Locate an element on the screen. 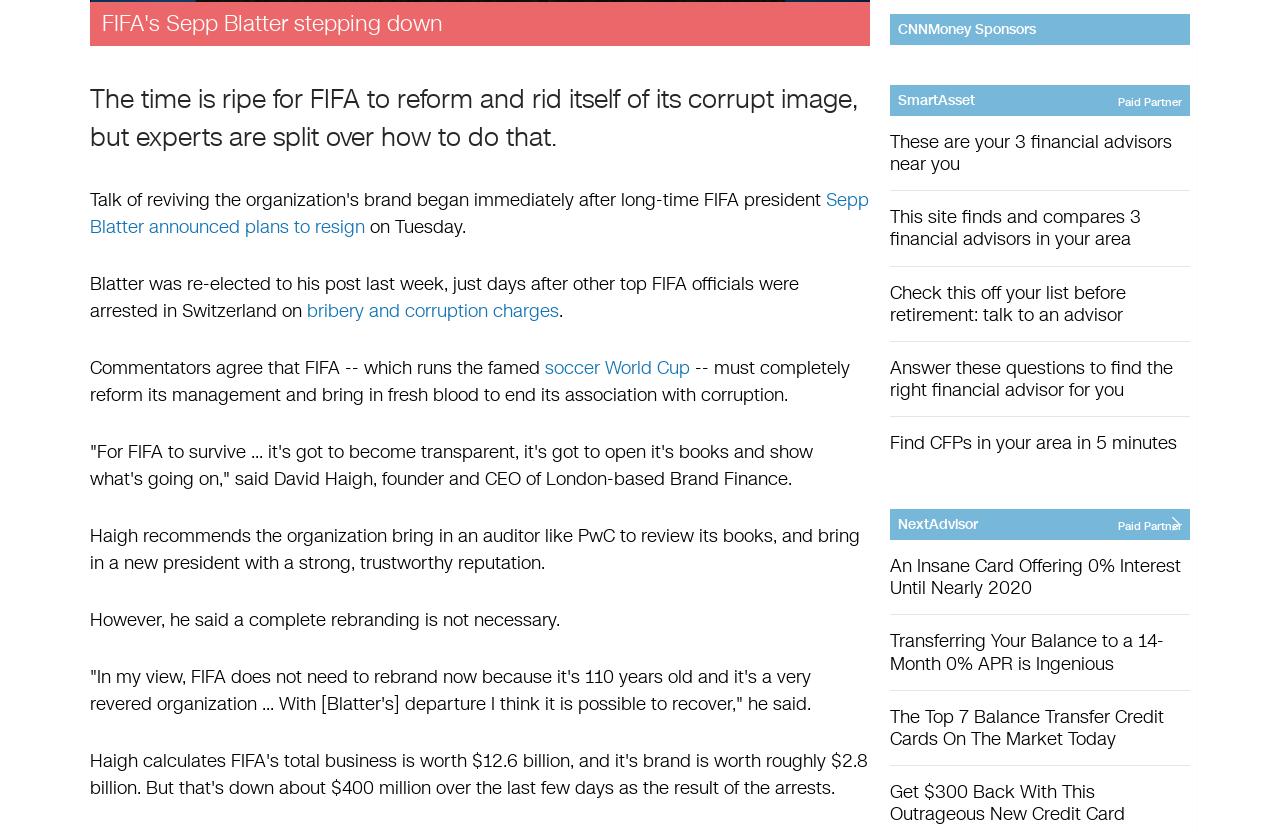  'SmartAsset' is located at coordinates (935, 99).